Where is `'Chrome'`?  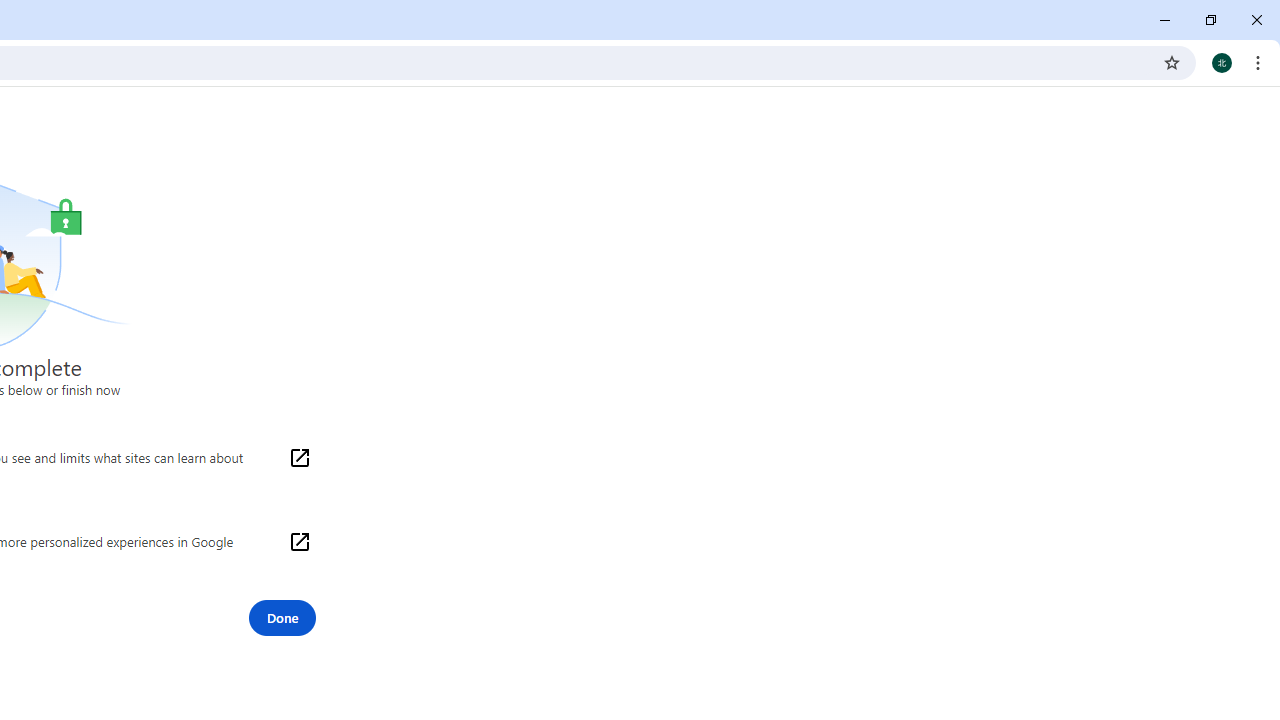 'Chrome' is located at coordinates (1259, 61).